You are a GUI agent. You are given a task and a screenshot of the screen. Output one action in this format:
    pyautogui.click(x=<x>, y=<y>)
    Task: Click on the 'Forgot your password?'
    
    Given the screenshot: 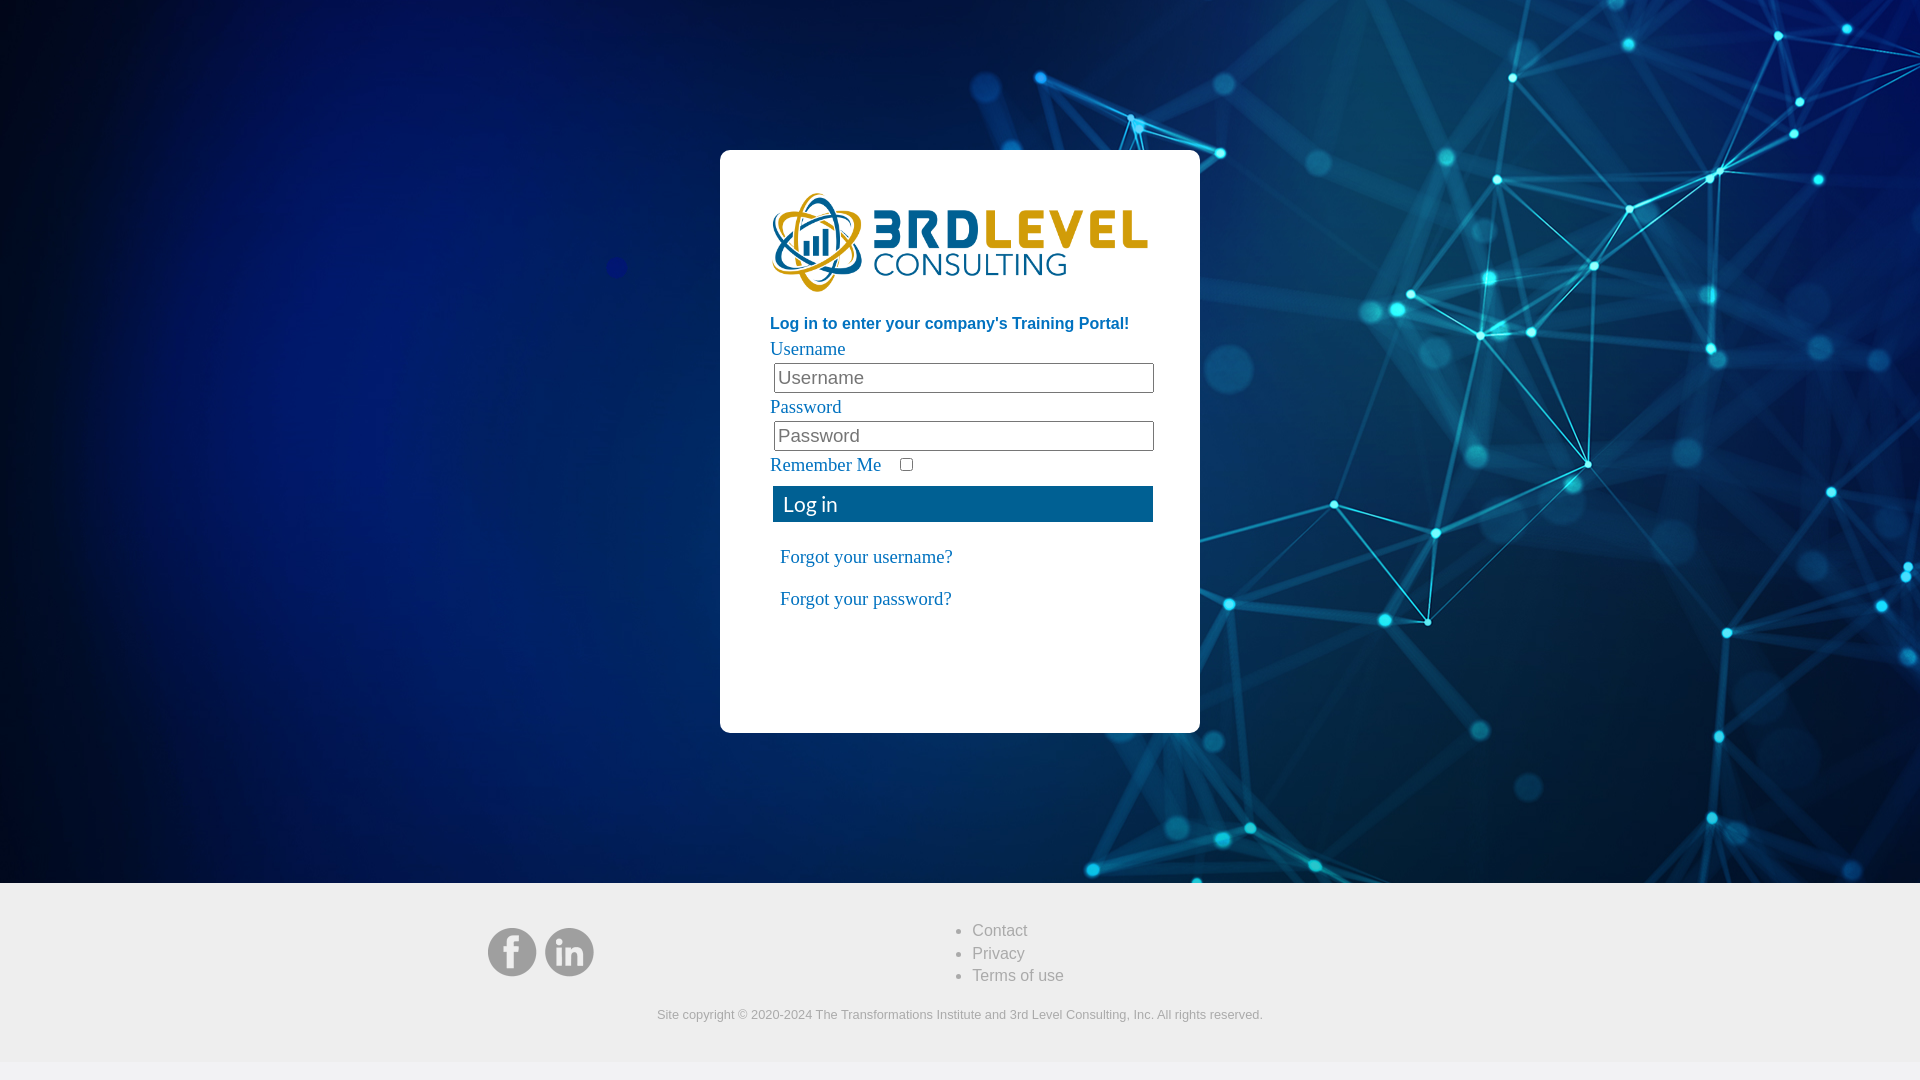 What is the action you would take?
    pyautogui.click(x=960, y=597)
    